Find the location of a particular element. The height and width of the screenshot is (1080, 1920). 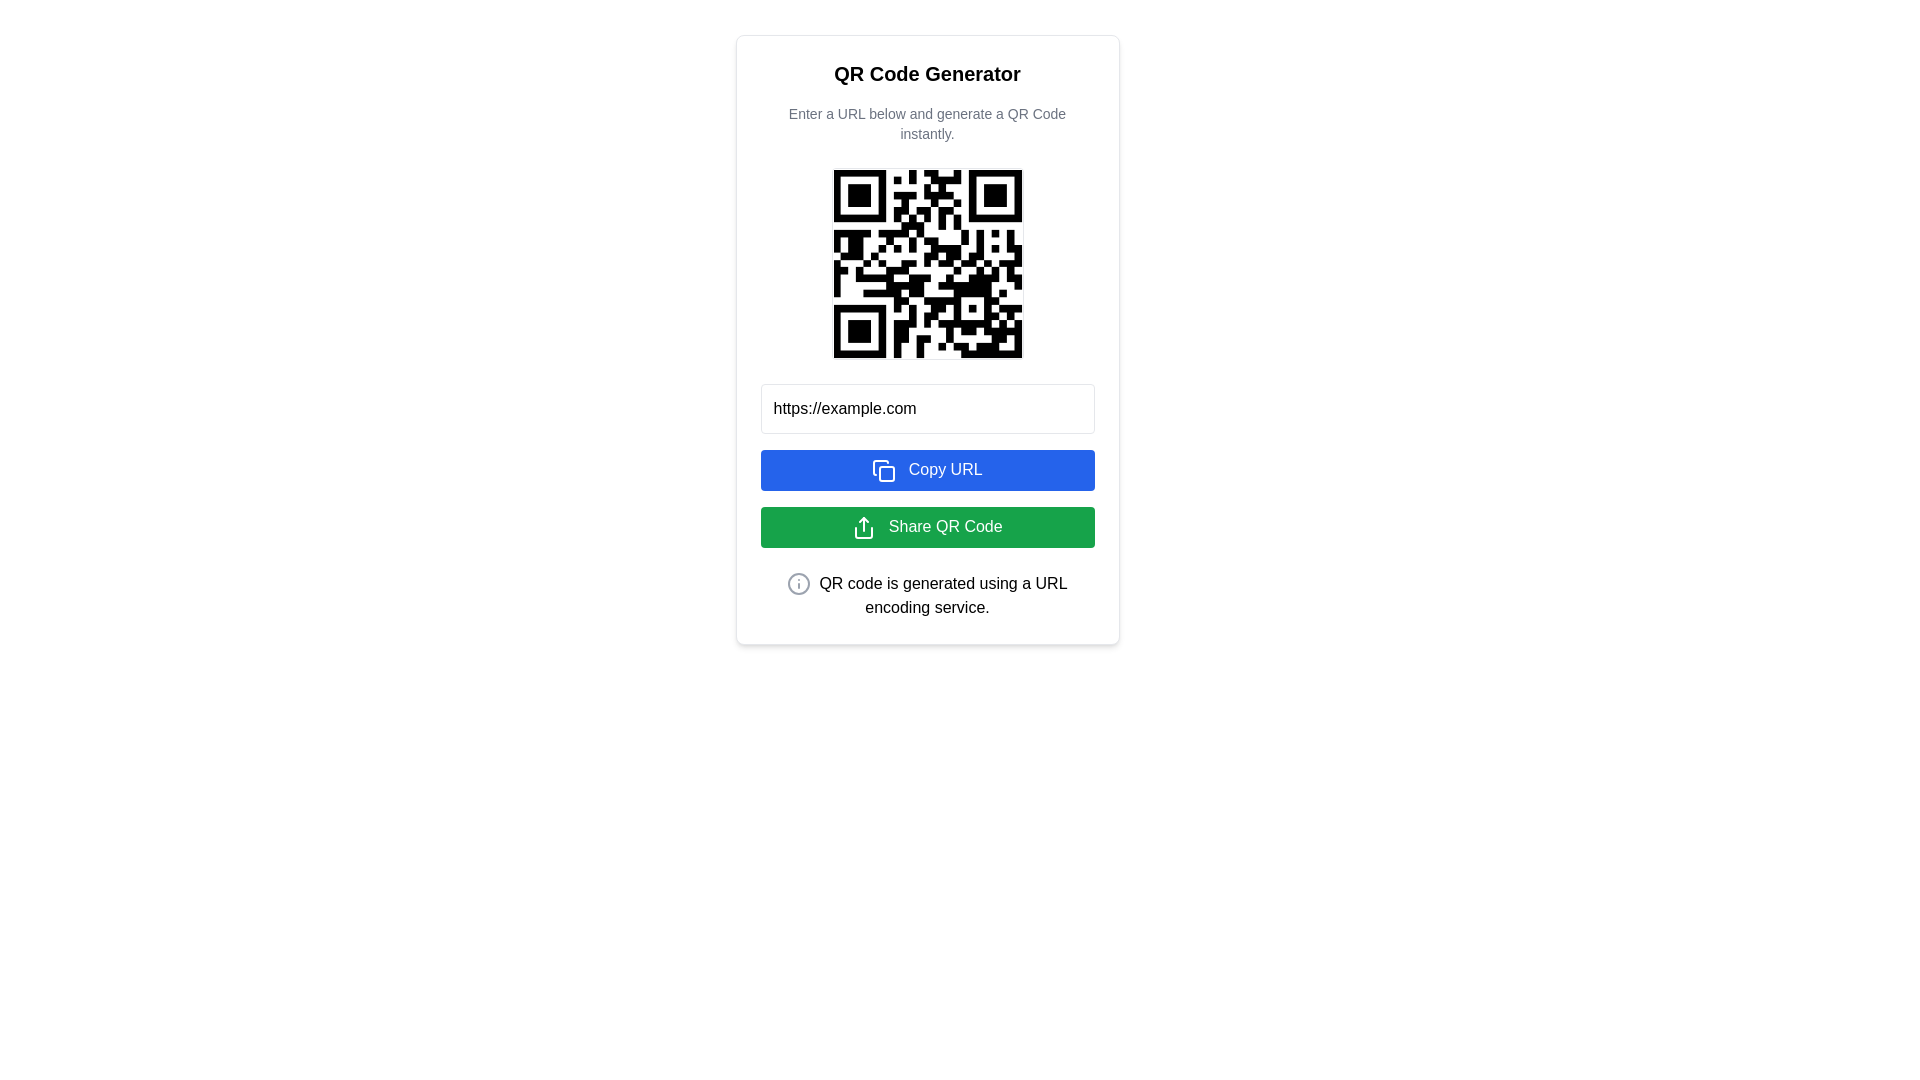

the button located centrally beneath the URL input field to copy the URL to the clipboard is located at coordinates (926, 470).